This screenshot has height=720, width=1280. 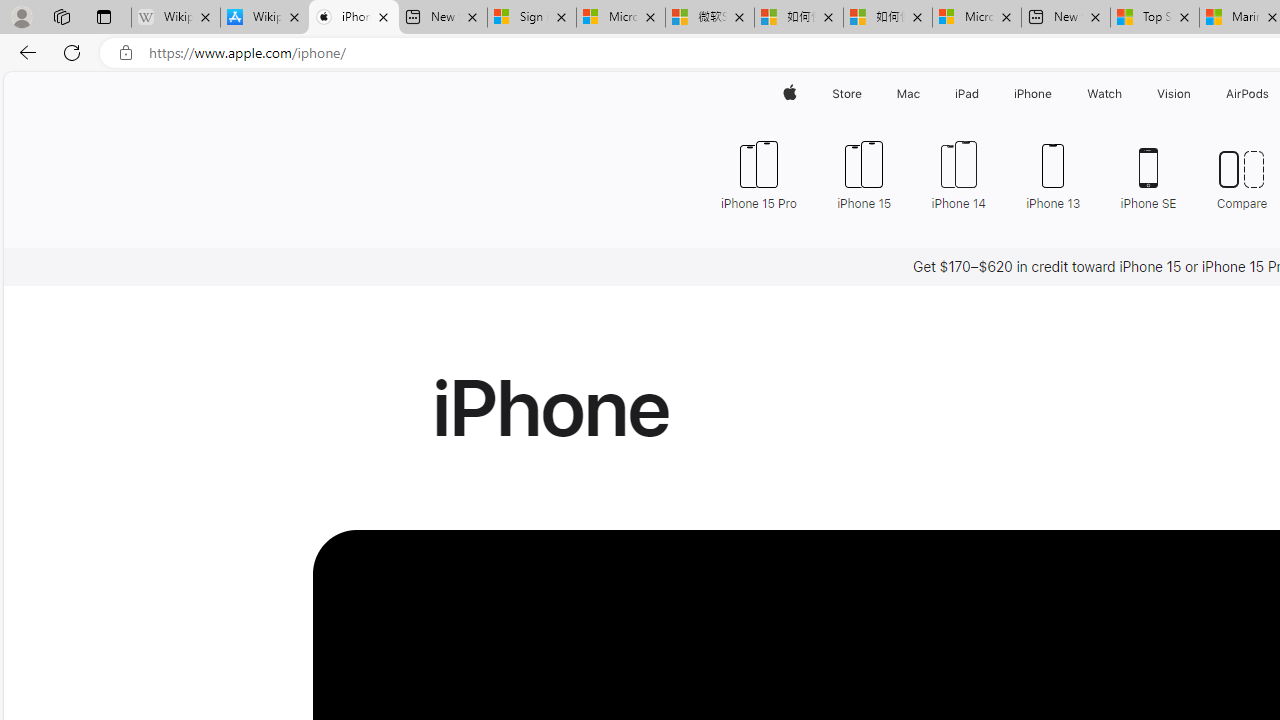 What do you see at coordinates (1175, 93) in the screenshot?
I see `'Vision'` at bounding box center [1175, 93].